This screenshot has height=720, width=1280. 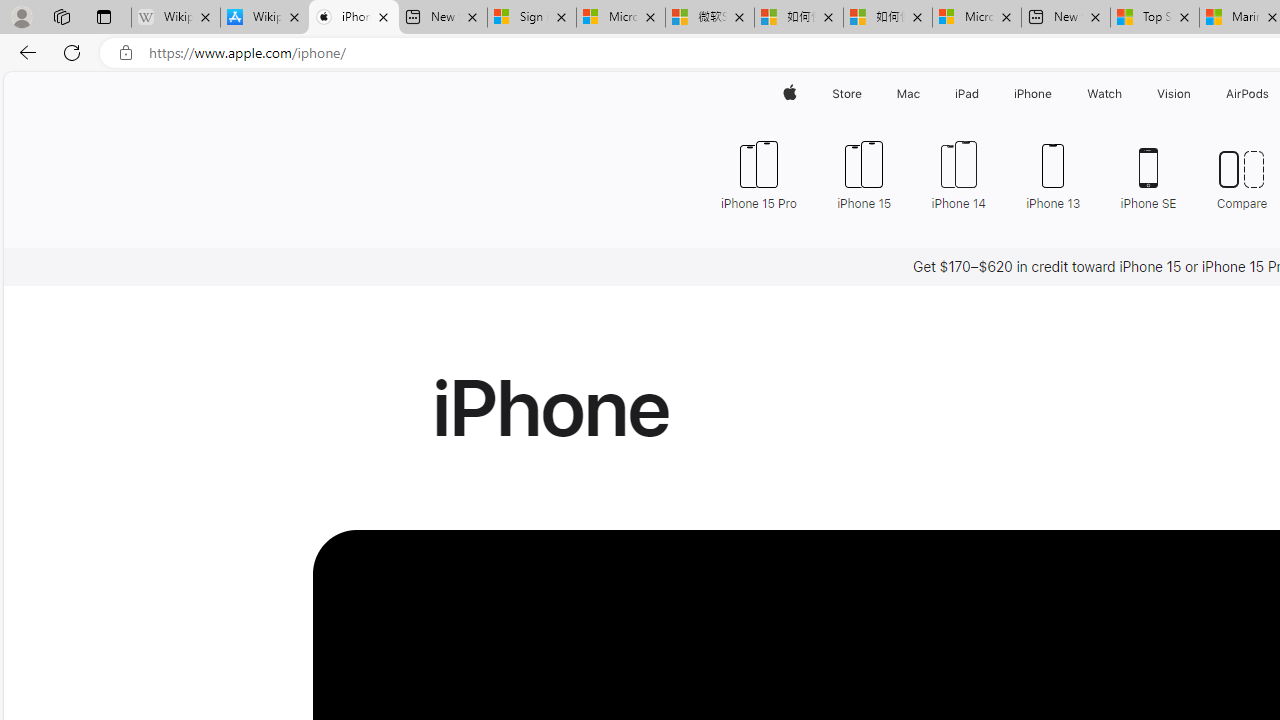 What do you see at coordinates (1175, 93) in the screenshot?
I see `'Vision'` at bounding box center [1175, 93].